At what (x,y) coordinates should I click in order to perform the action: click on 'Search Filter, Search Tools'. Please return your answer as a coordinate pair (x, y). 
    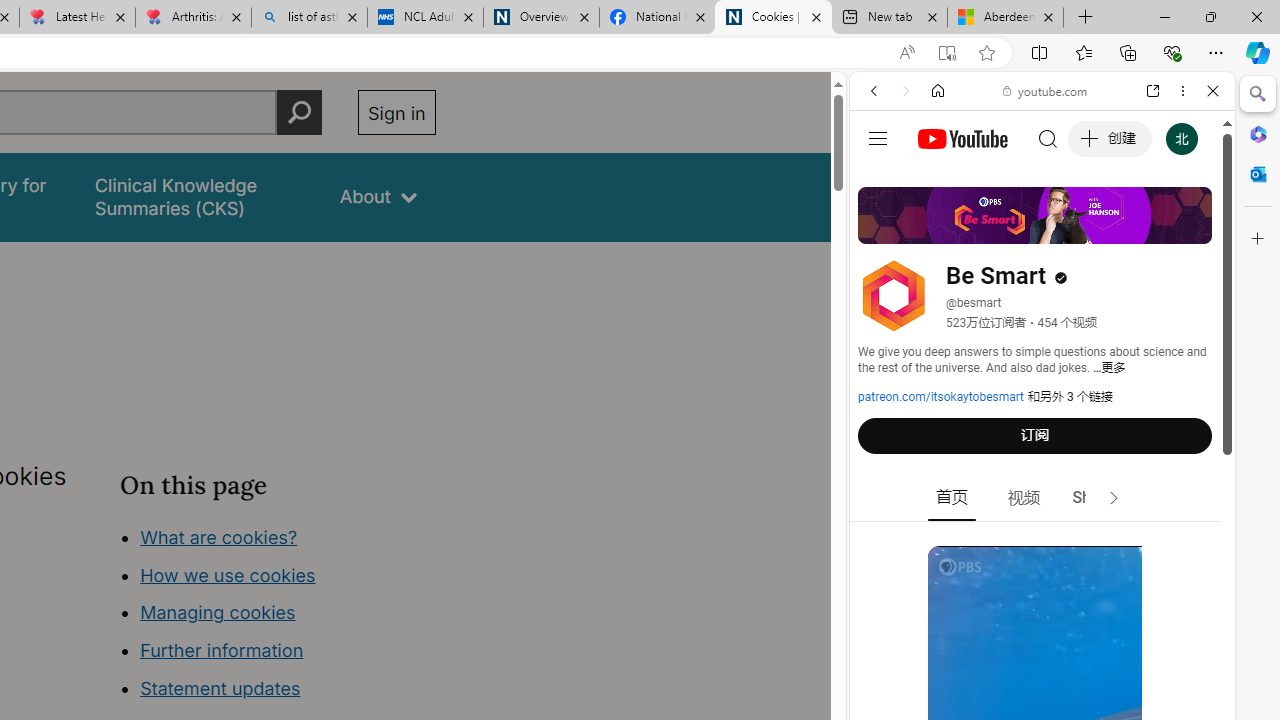
    Looking at the image, I should click on (1092, 227).